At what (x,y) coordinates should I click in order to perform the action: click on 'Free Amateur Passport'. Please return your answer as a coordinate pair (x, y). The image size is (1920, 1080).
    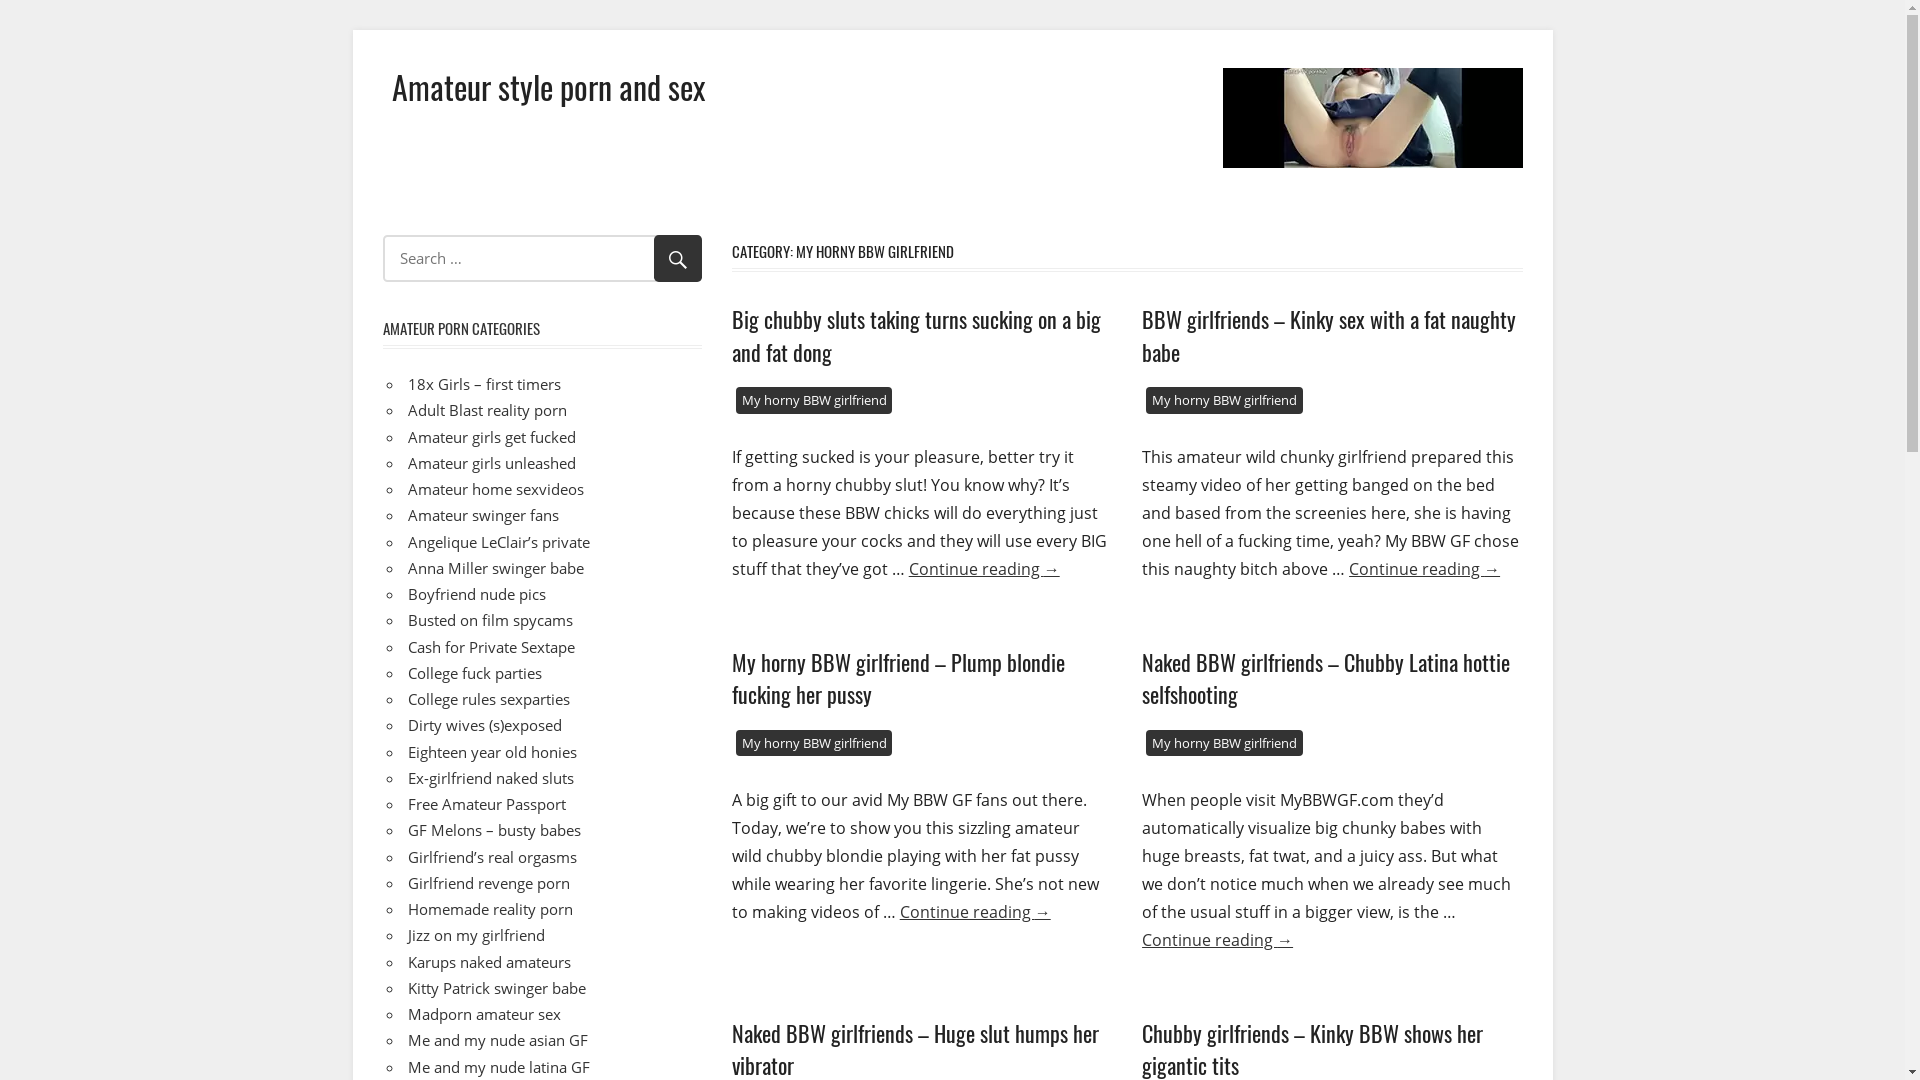
    Looking at the image, I should click on (486, 802).